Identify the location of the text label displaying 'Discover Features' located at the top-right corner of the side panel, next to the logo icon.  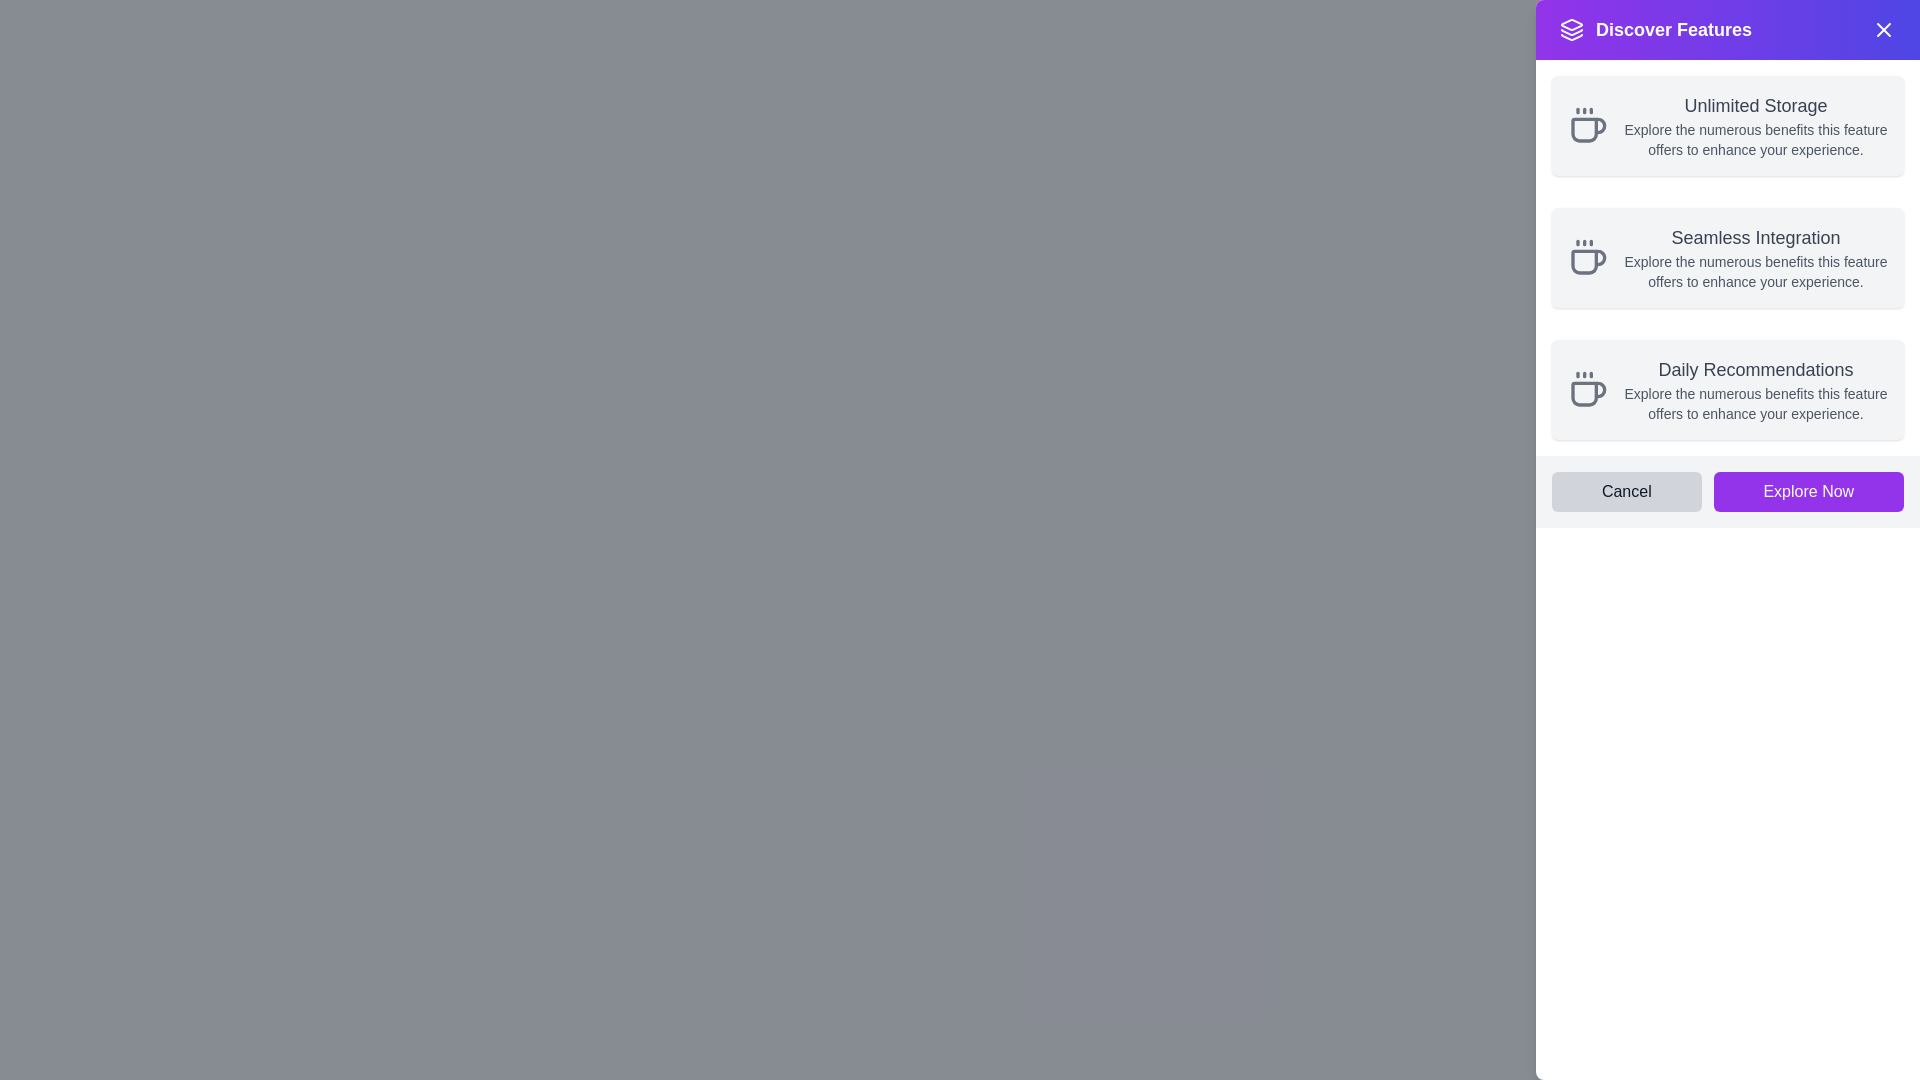
(1674, 30).